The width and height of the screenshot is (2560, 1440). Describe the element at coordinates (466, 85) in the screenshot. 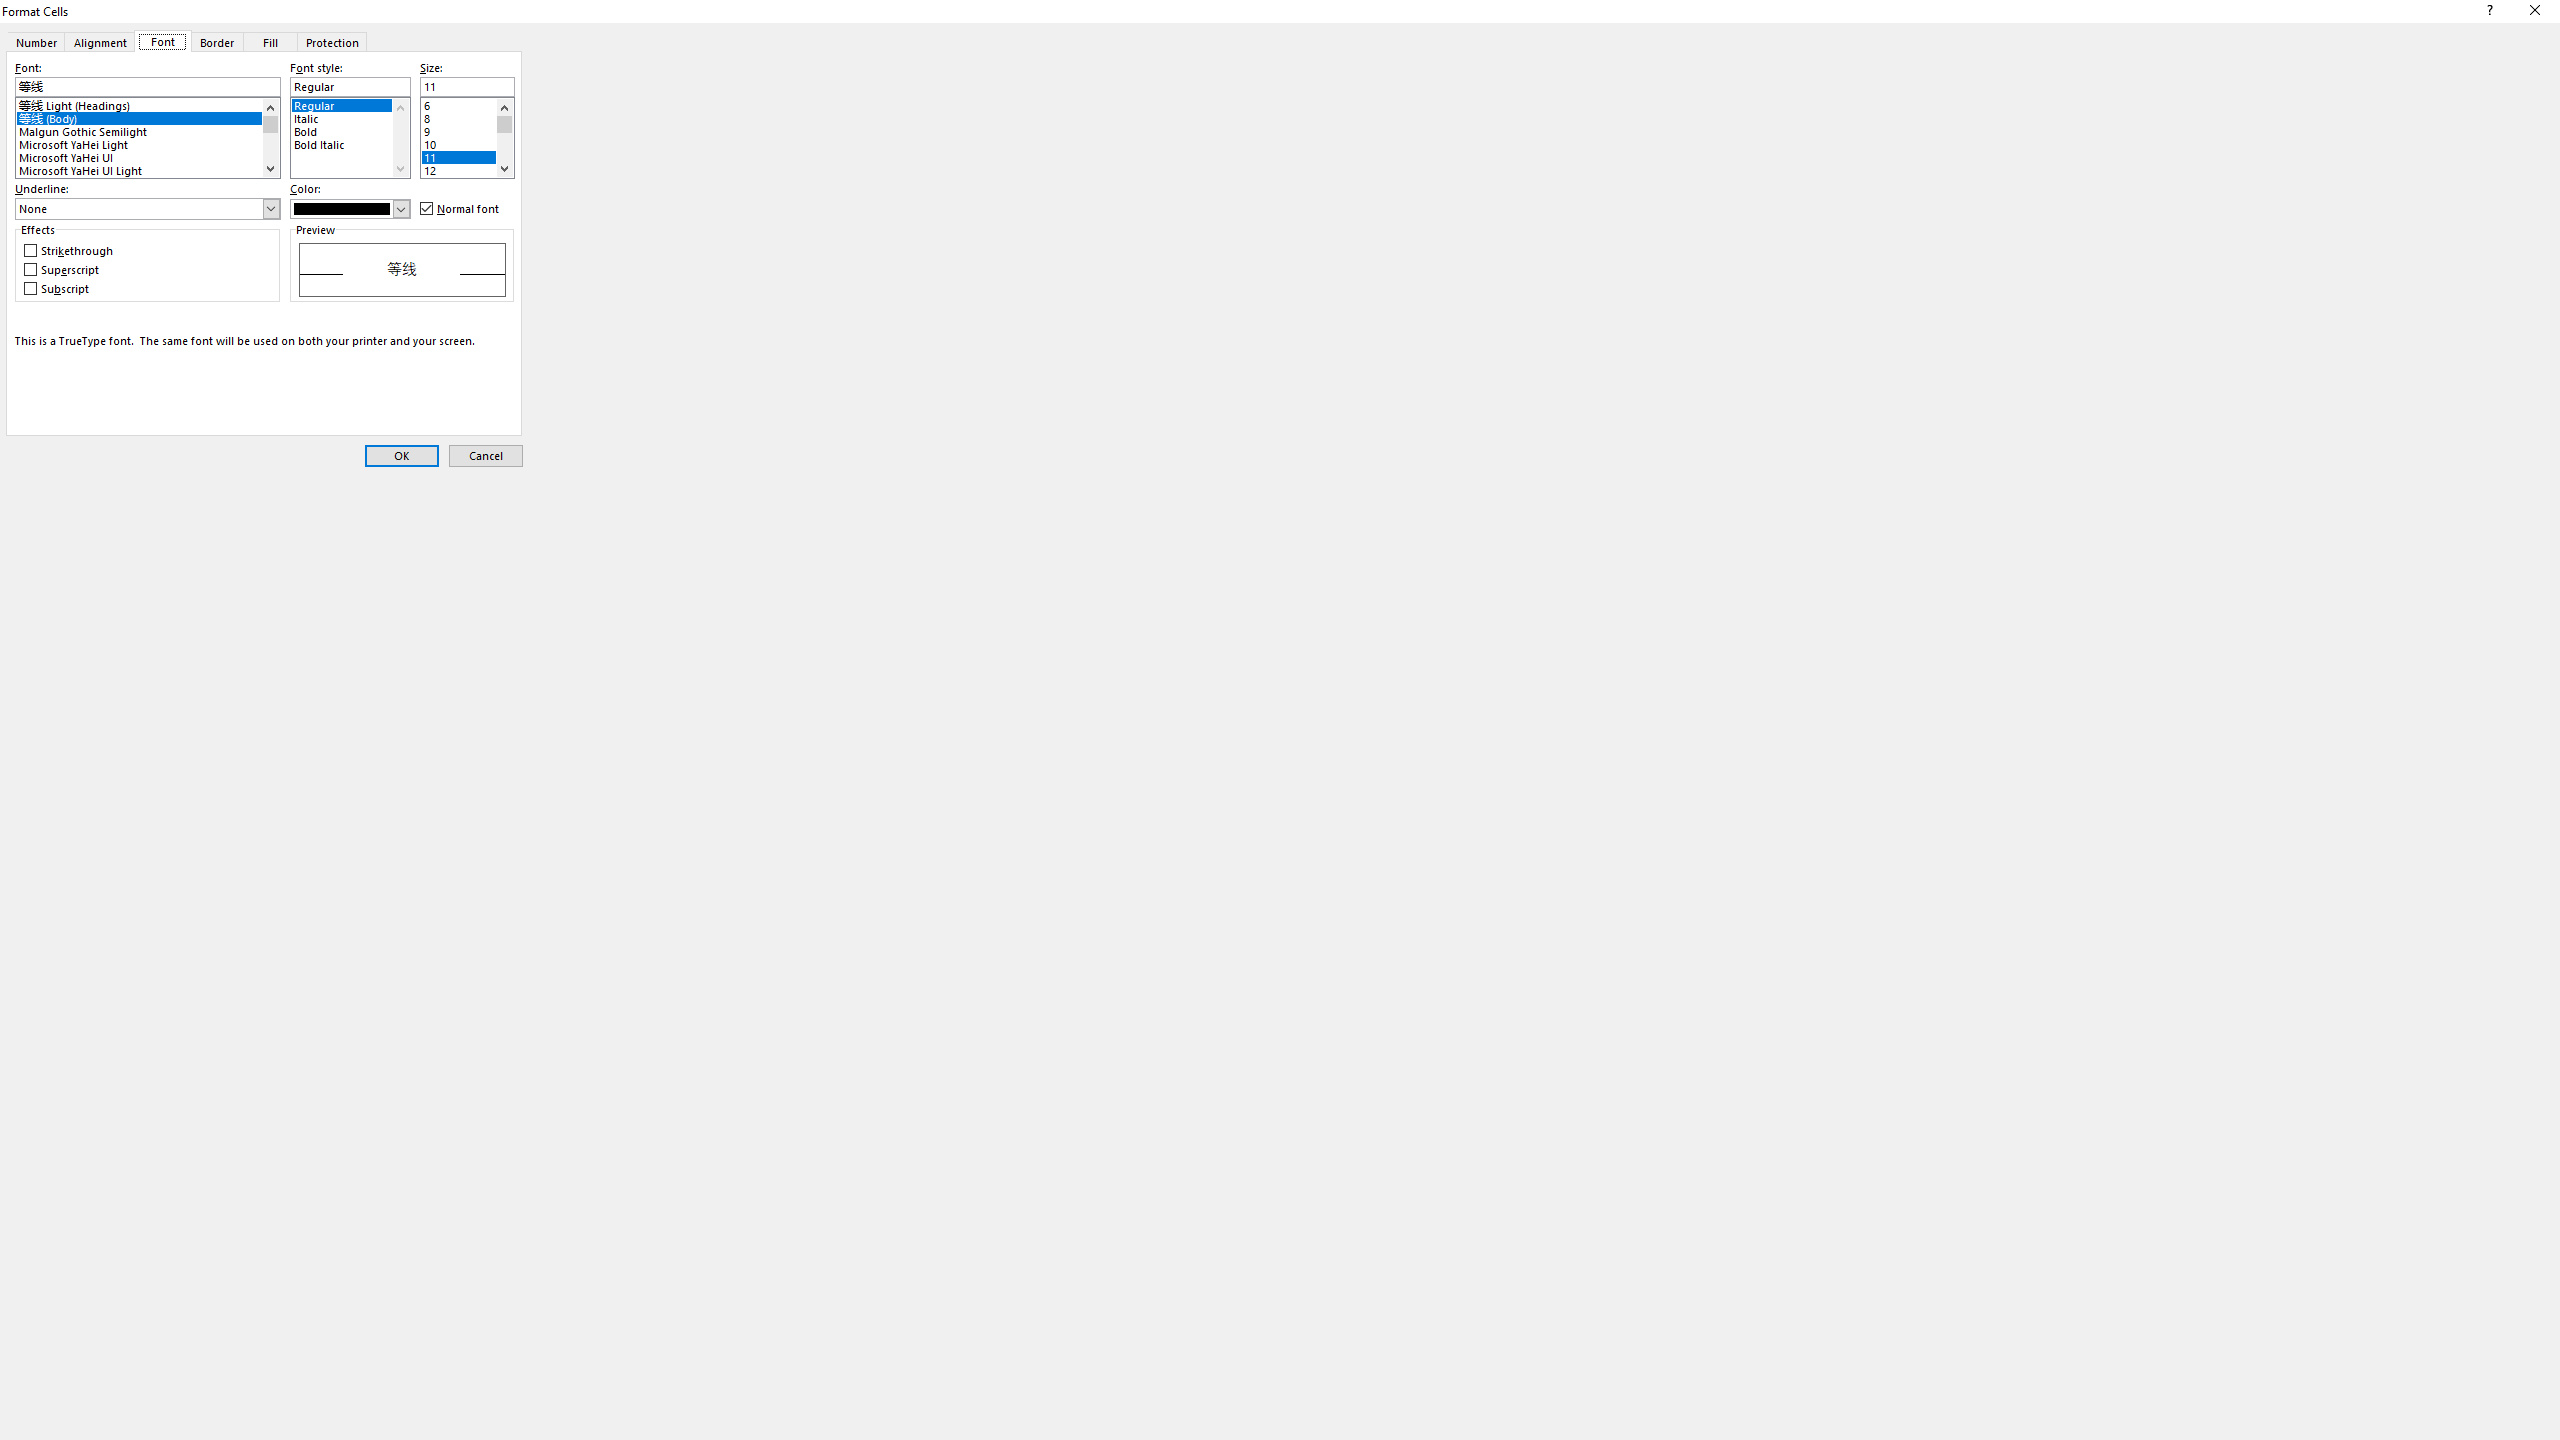

I see `'Size:'` at that location.